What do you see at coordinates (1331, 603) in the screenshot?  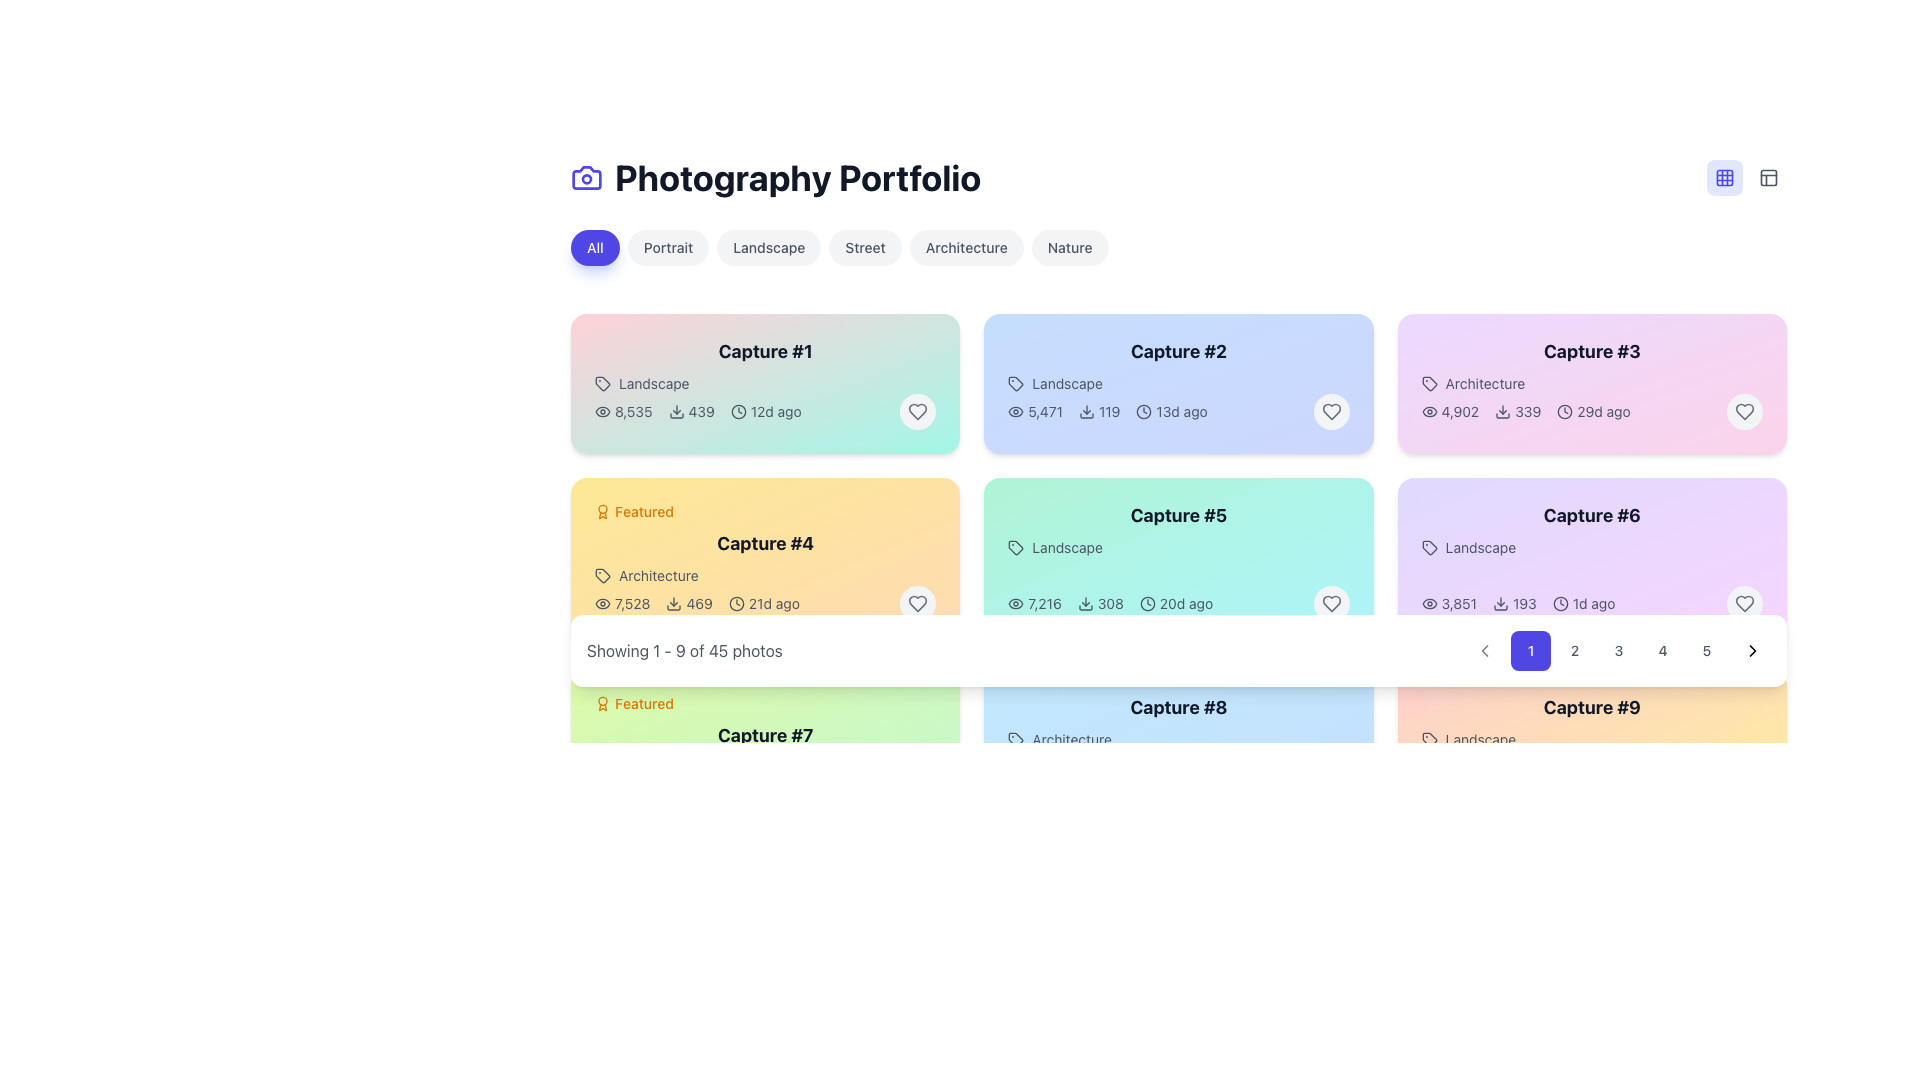 I see `the favorite button located in the top-right corner of the card labeled 'Capture #5' to like the item` at bounding box center [1331, 603].